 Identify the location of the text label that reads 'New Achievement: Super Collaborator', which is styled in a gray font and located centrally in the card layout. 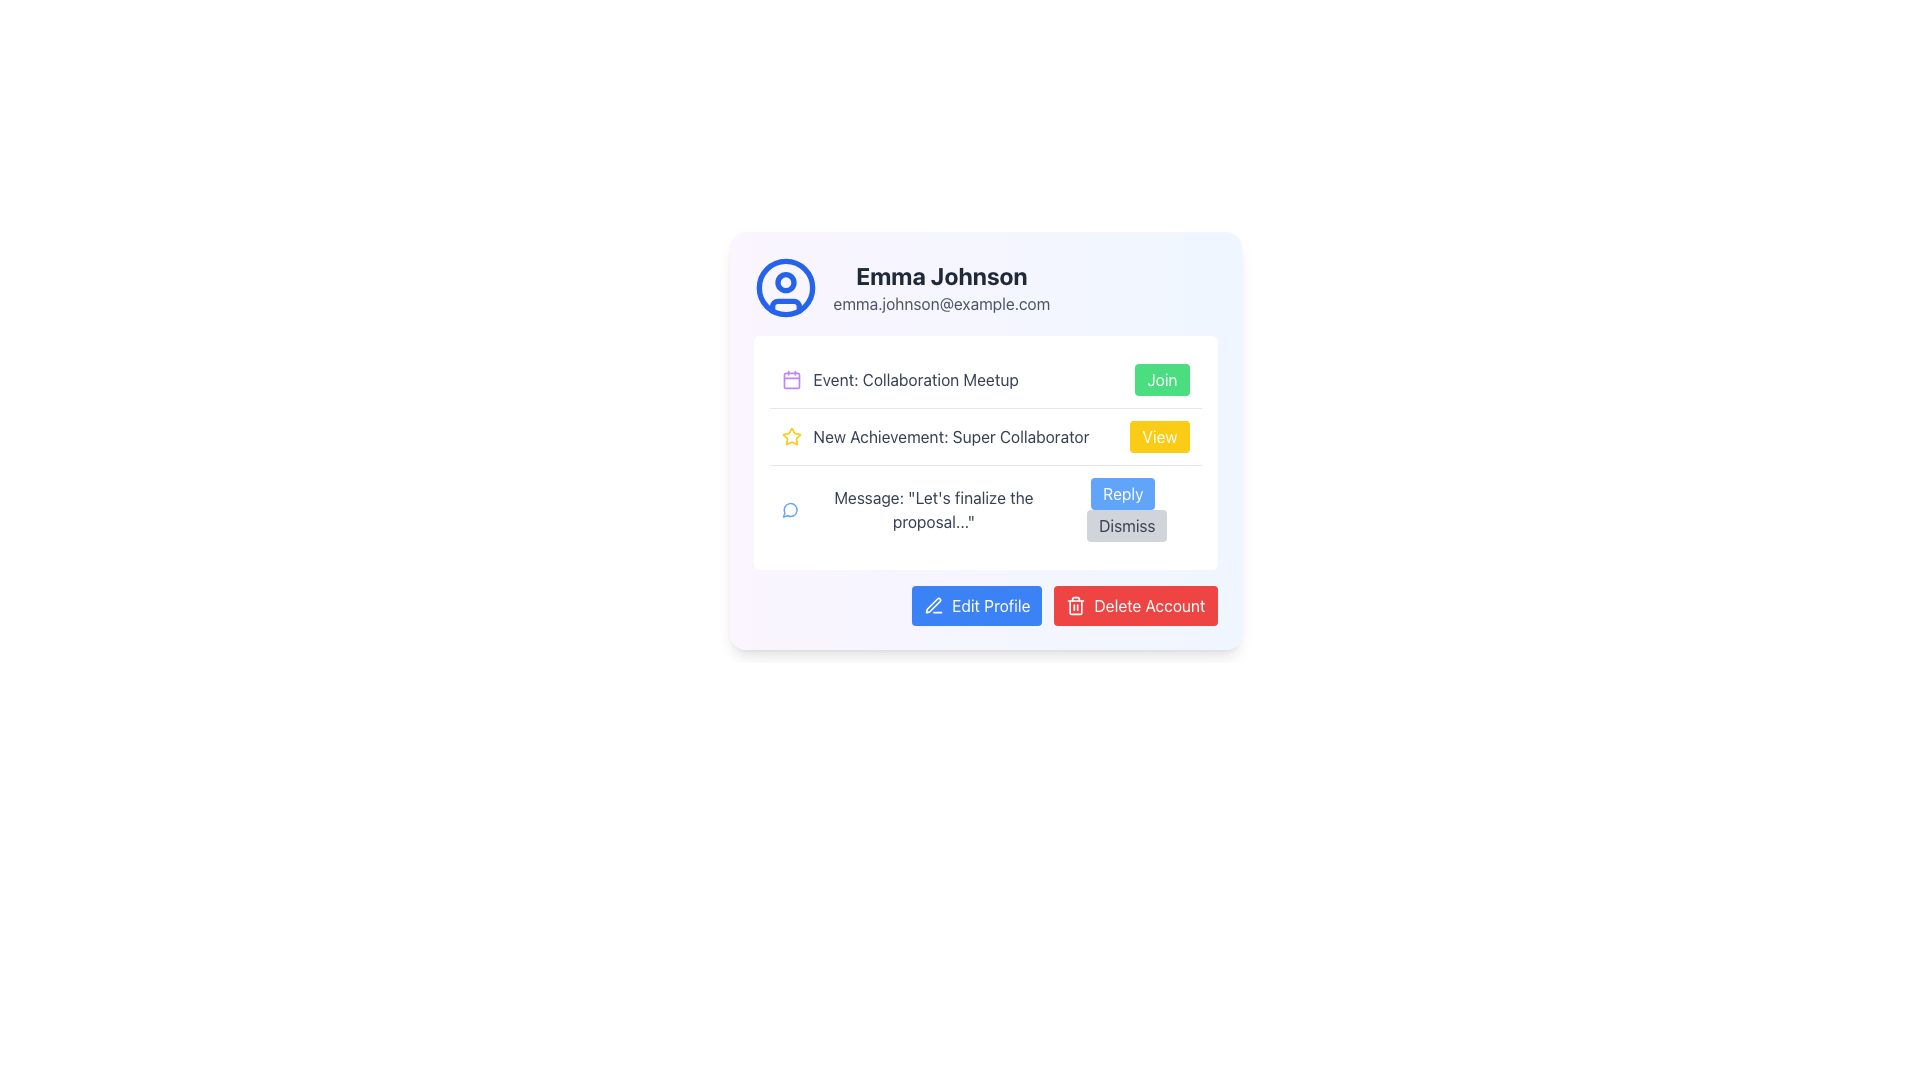
(950, 435).